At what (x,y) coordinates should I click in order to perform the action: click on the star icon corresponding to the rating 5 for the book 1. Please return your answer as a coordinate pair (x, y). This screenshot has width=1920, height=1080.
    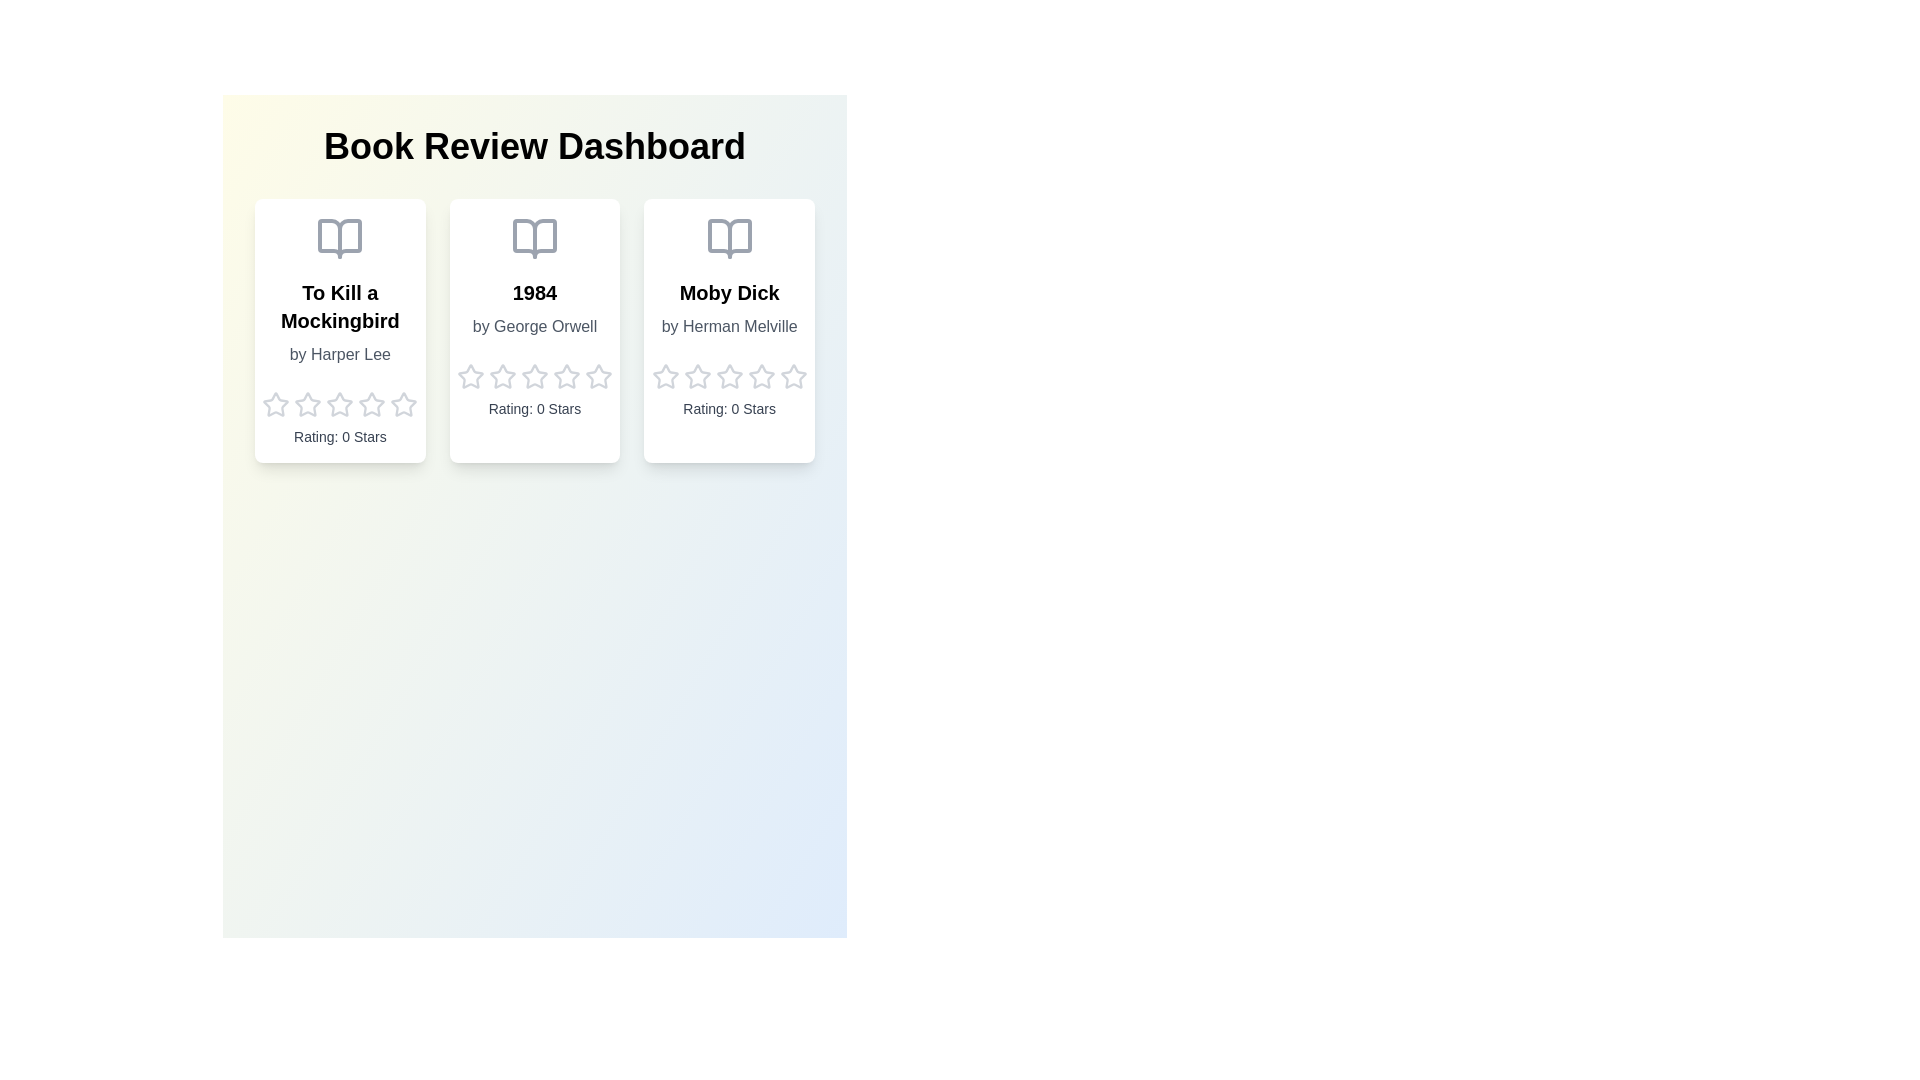
    Looking at the image, I should click on (402, 405).